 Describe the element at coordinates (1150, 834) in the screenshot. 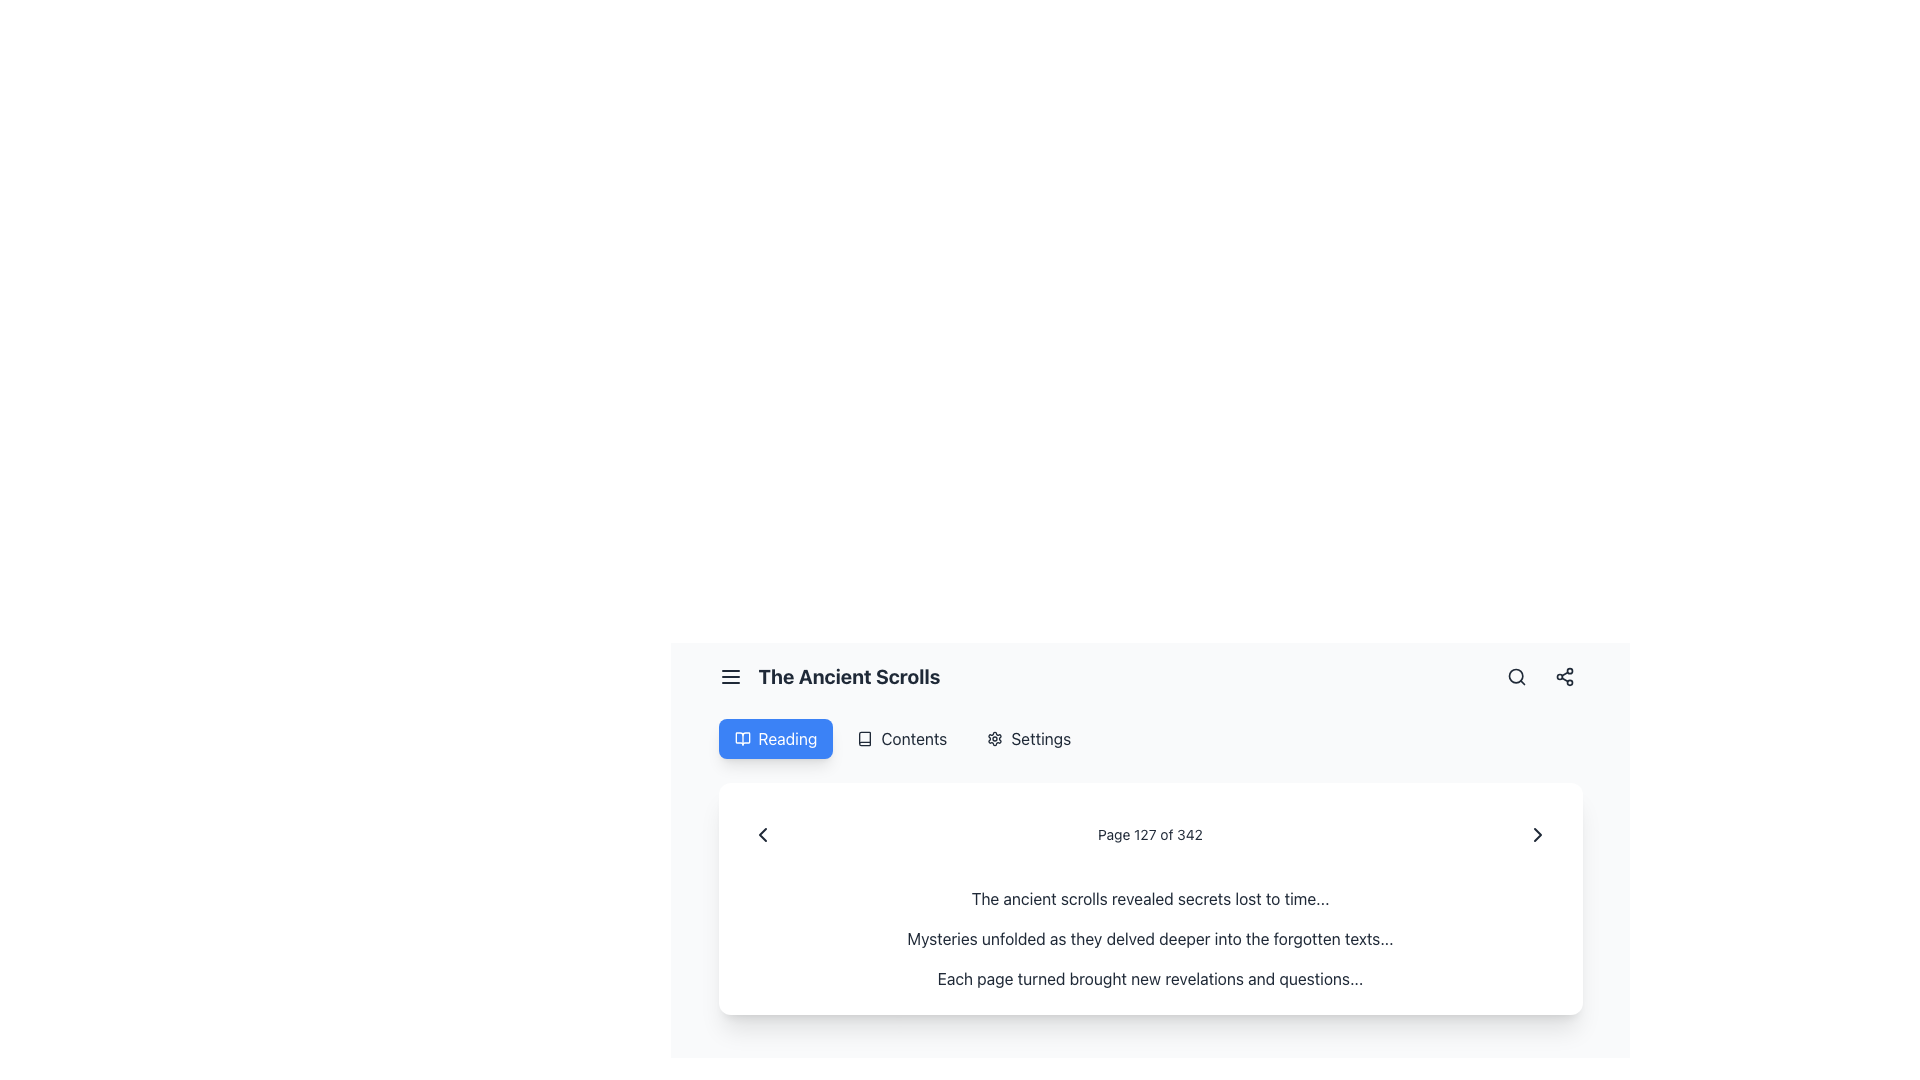

I see `the static text display that shows 'Page 127 of 342' in the upper-middle part of the visible page display area` at that location.